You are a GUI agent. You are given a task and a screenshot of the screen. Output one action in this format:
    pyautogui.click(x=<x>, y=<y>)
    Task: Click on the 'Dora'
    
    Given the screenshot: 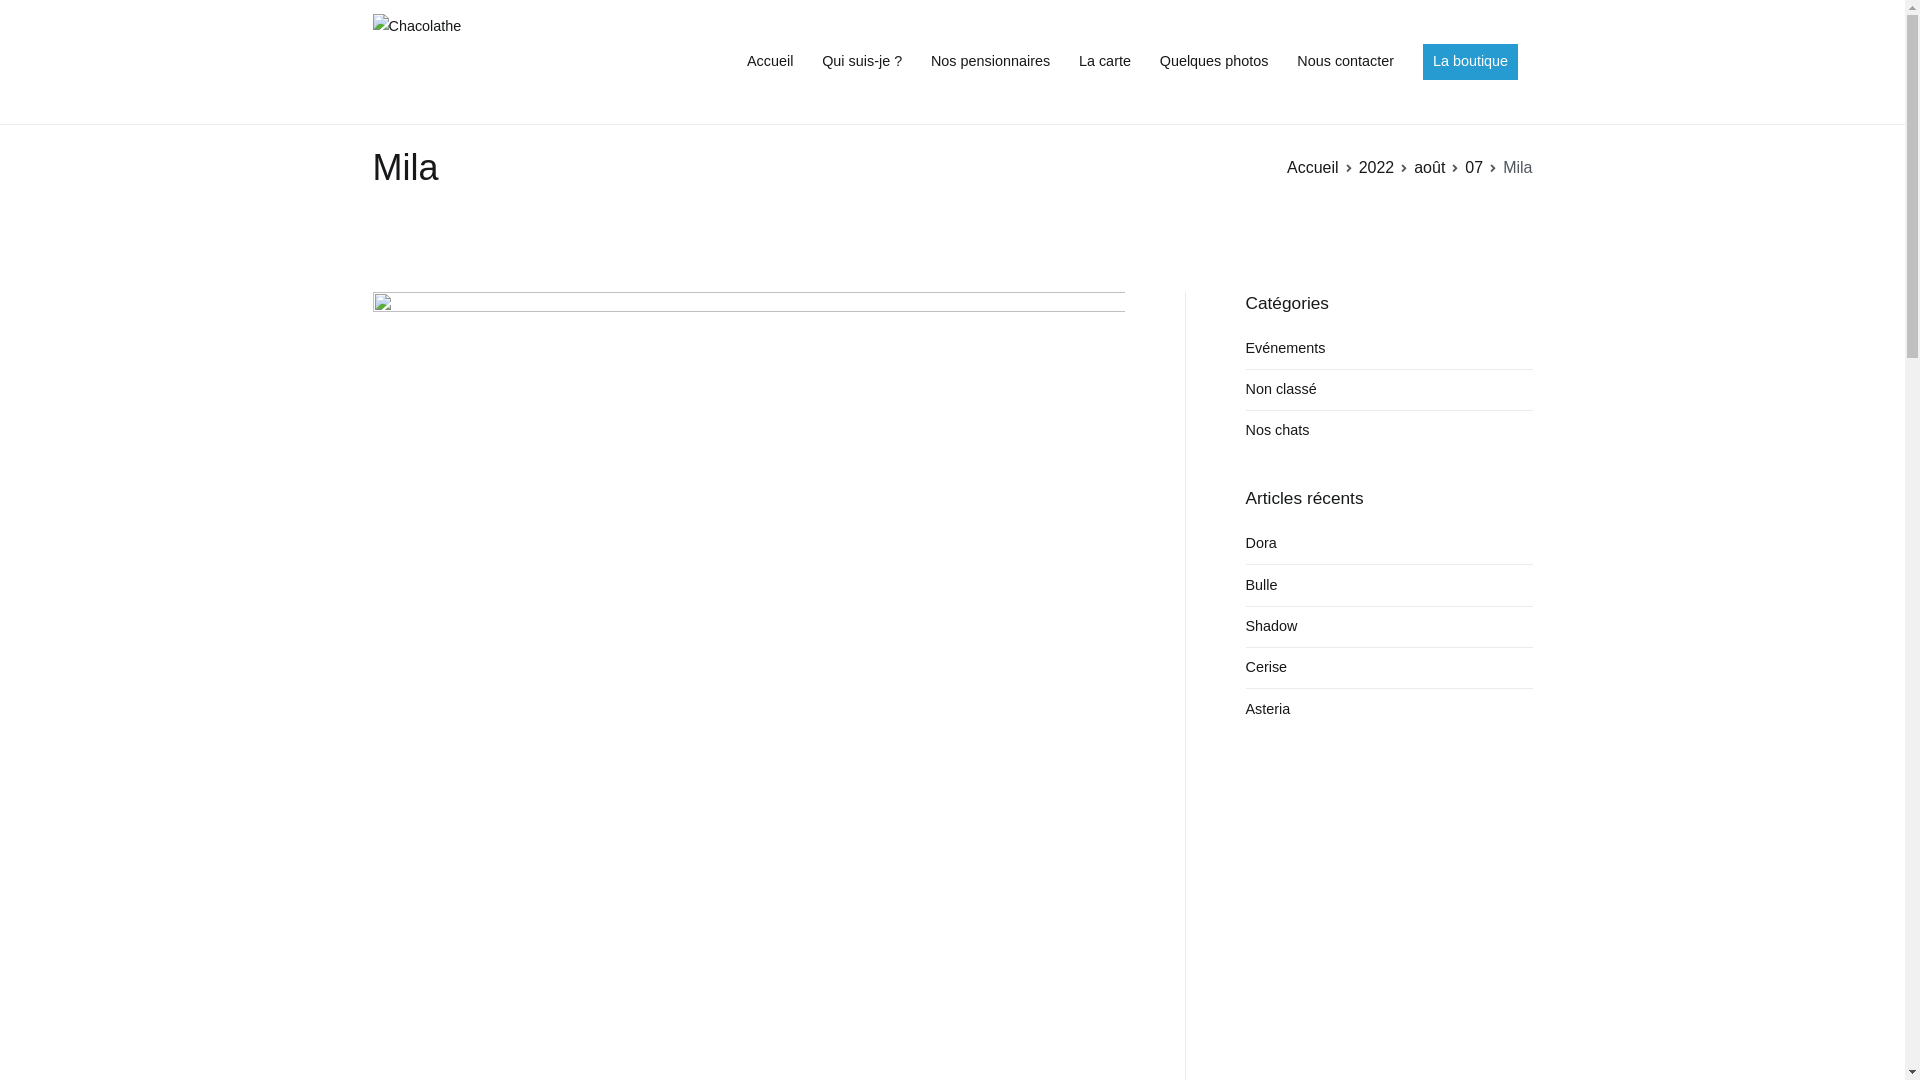 What is the action you would take?
    pyautogui.click(x=1260, y=543)
    